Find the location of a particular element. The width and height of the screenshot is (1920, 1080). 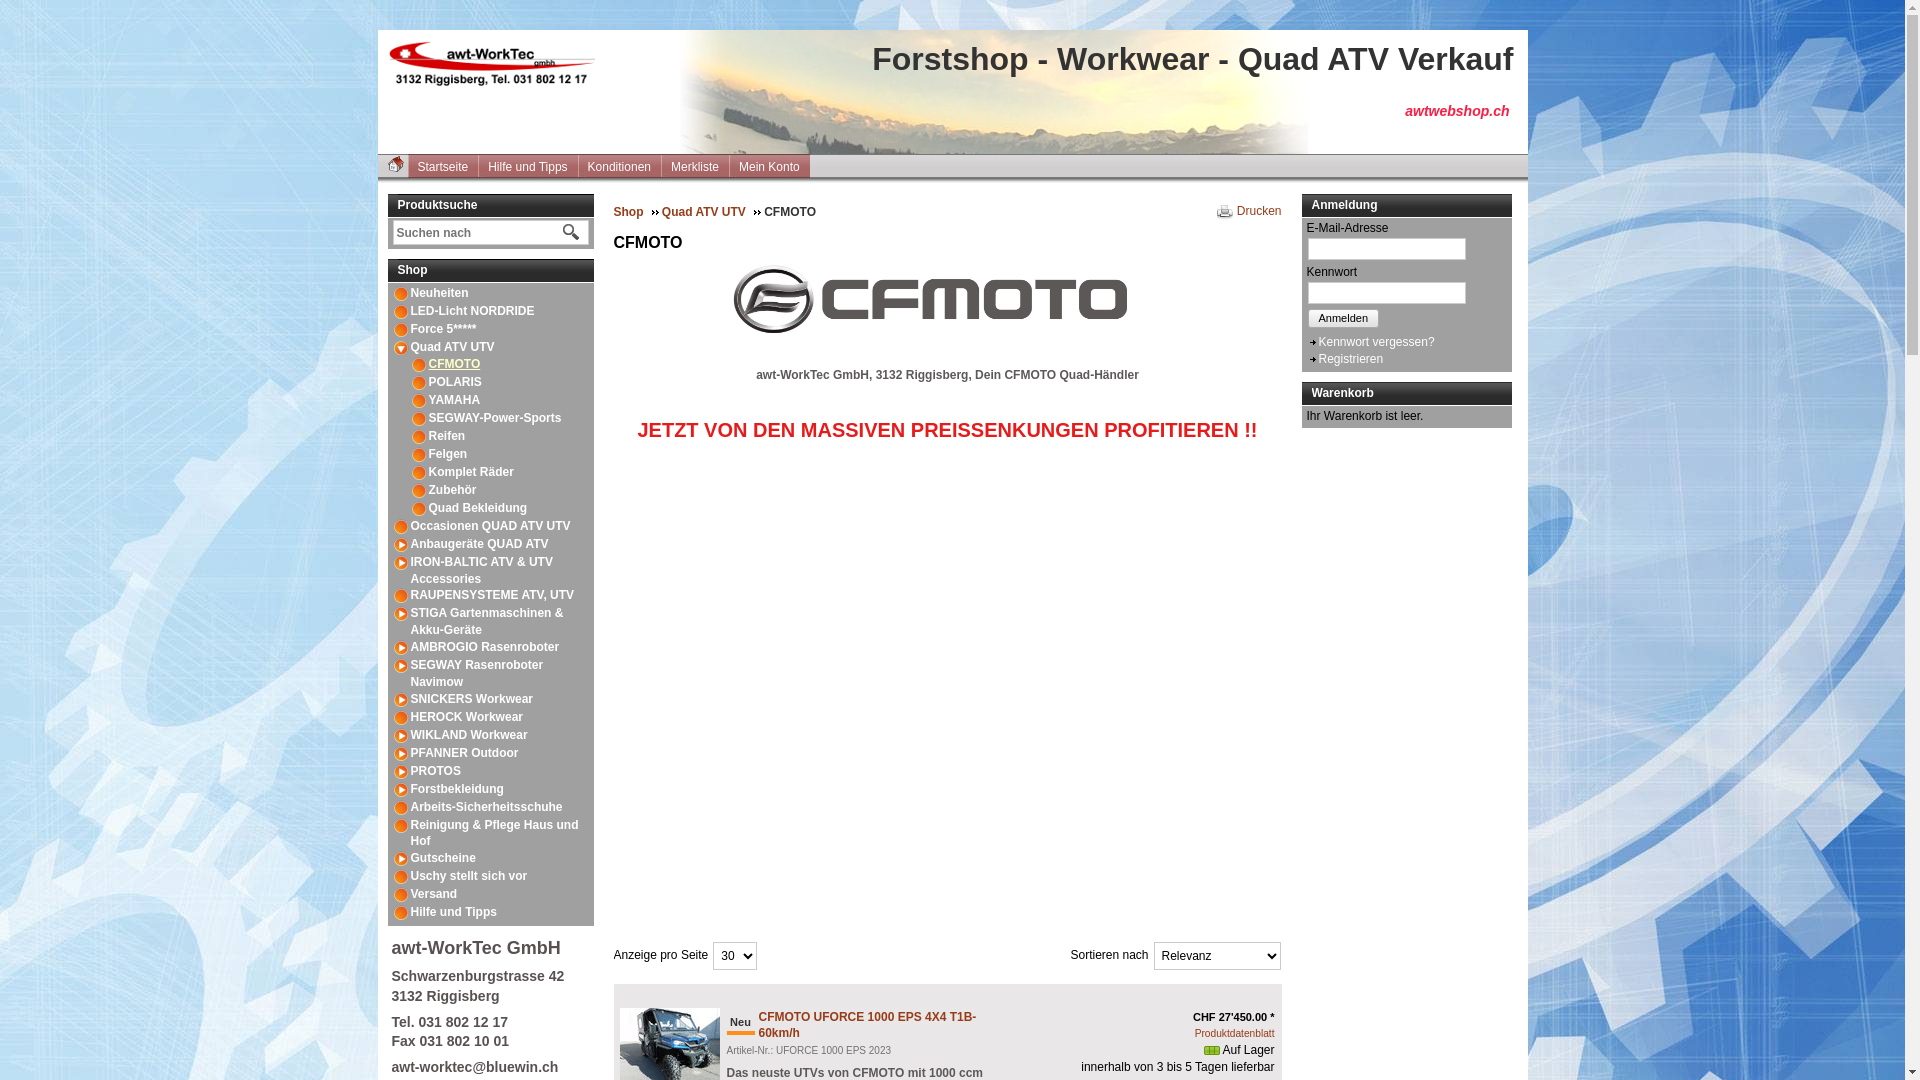

'Produktdatenblatt' is located at coordinates (1233, 1033).